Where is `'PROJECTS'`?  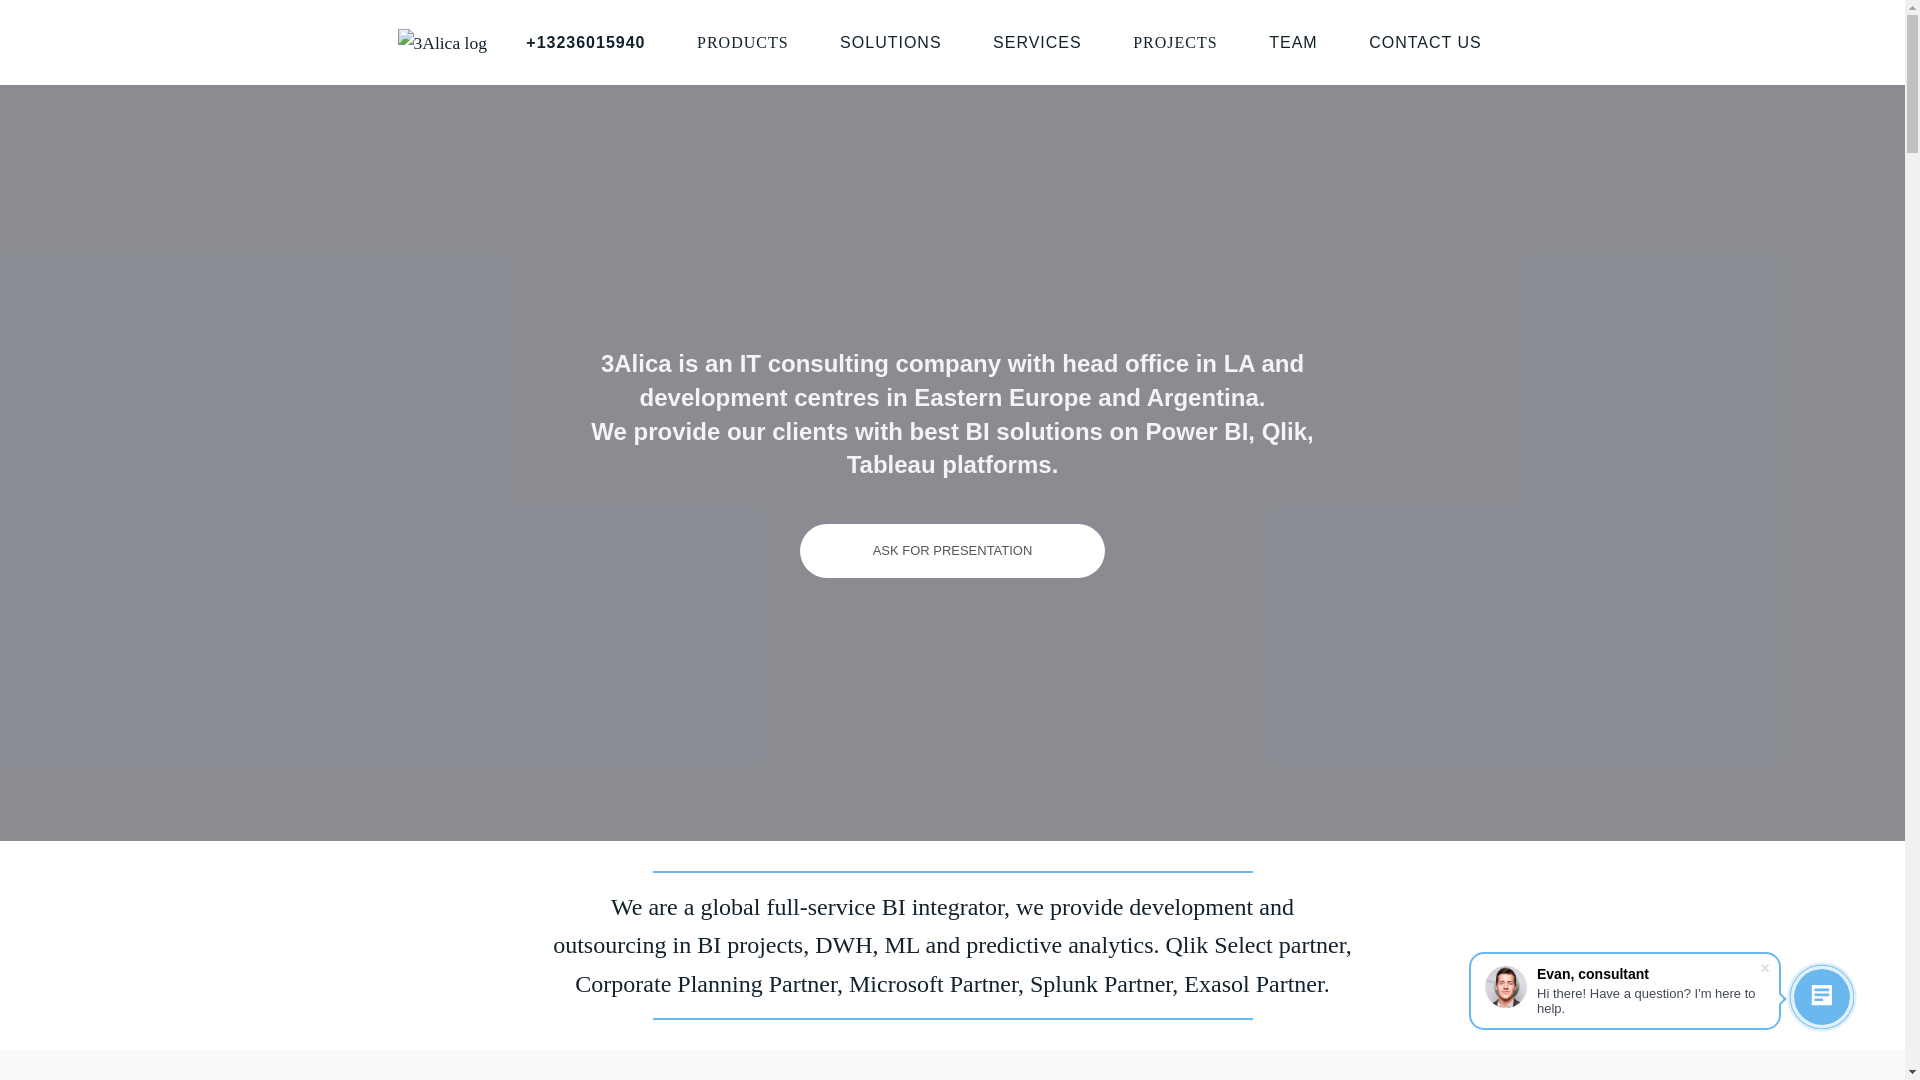
'PROJECTS' is located at coordinates (1175, 42).